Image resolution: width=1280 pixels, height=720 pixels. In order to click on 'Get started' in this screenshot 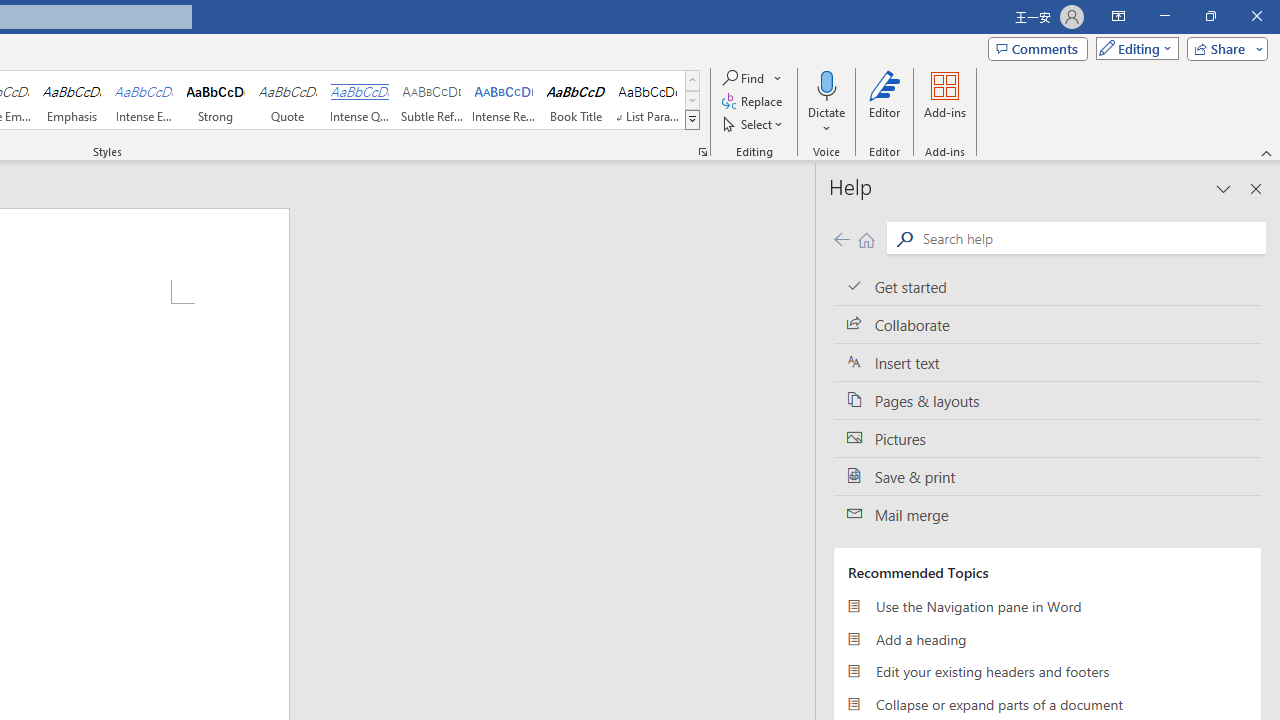, I will do `click(1046, 286)`.